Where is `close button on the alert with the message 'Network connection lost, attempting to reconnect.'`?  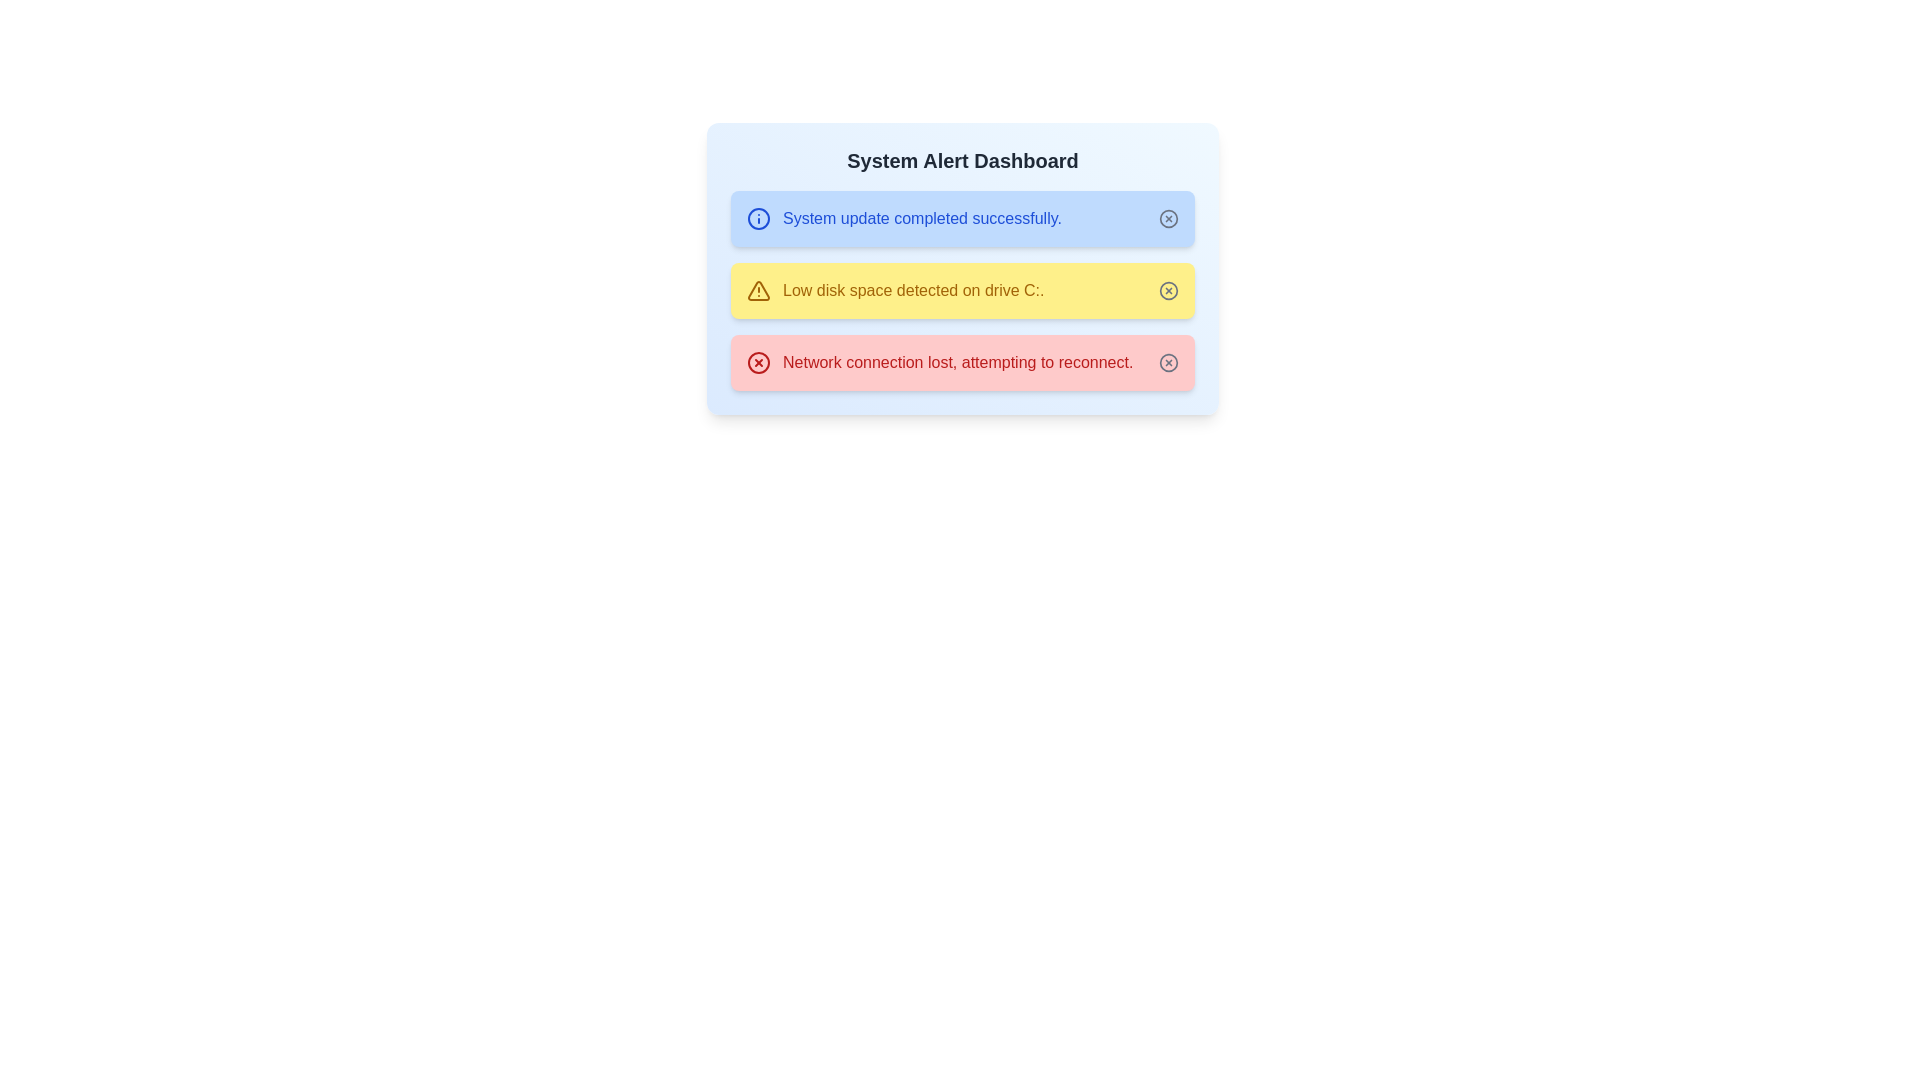
close button on the alert with the message 'Network connection lost, attempting to reconnect.' is located at coordinates (1169, 362).